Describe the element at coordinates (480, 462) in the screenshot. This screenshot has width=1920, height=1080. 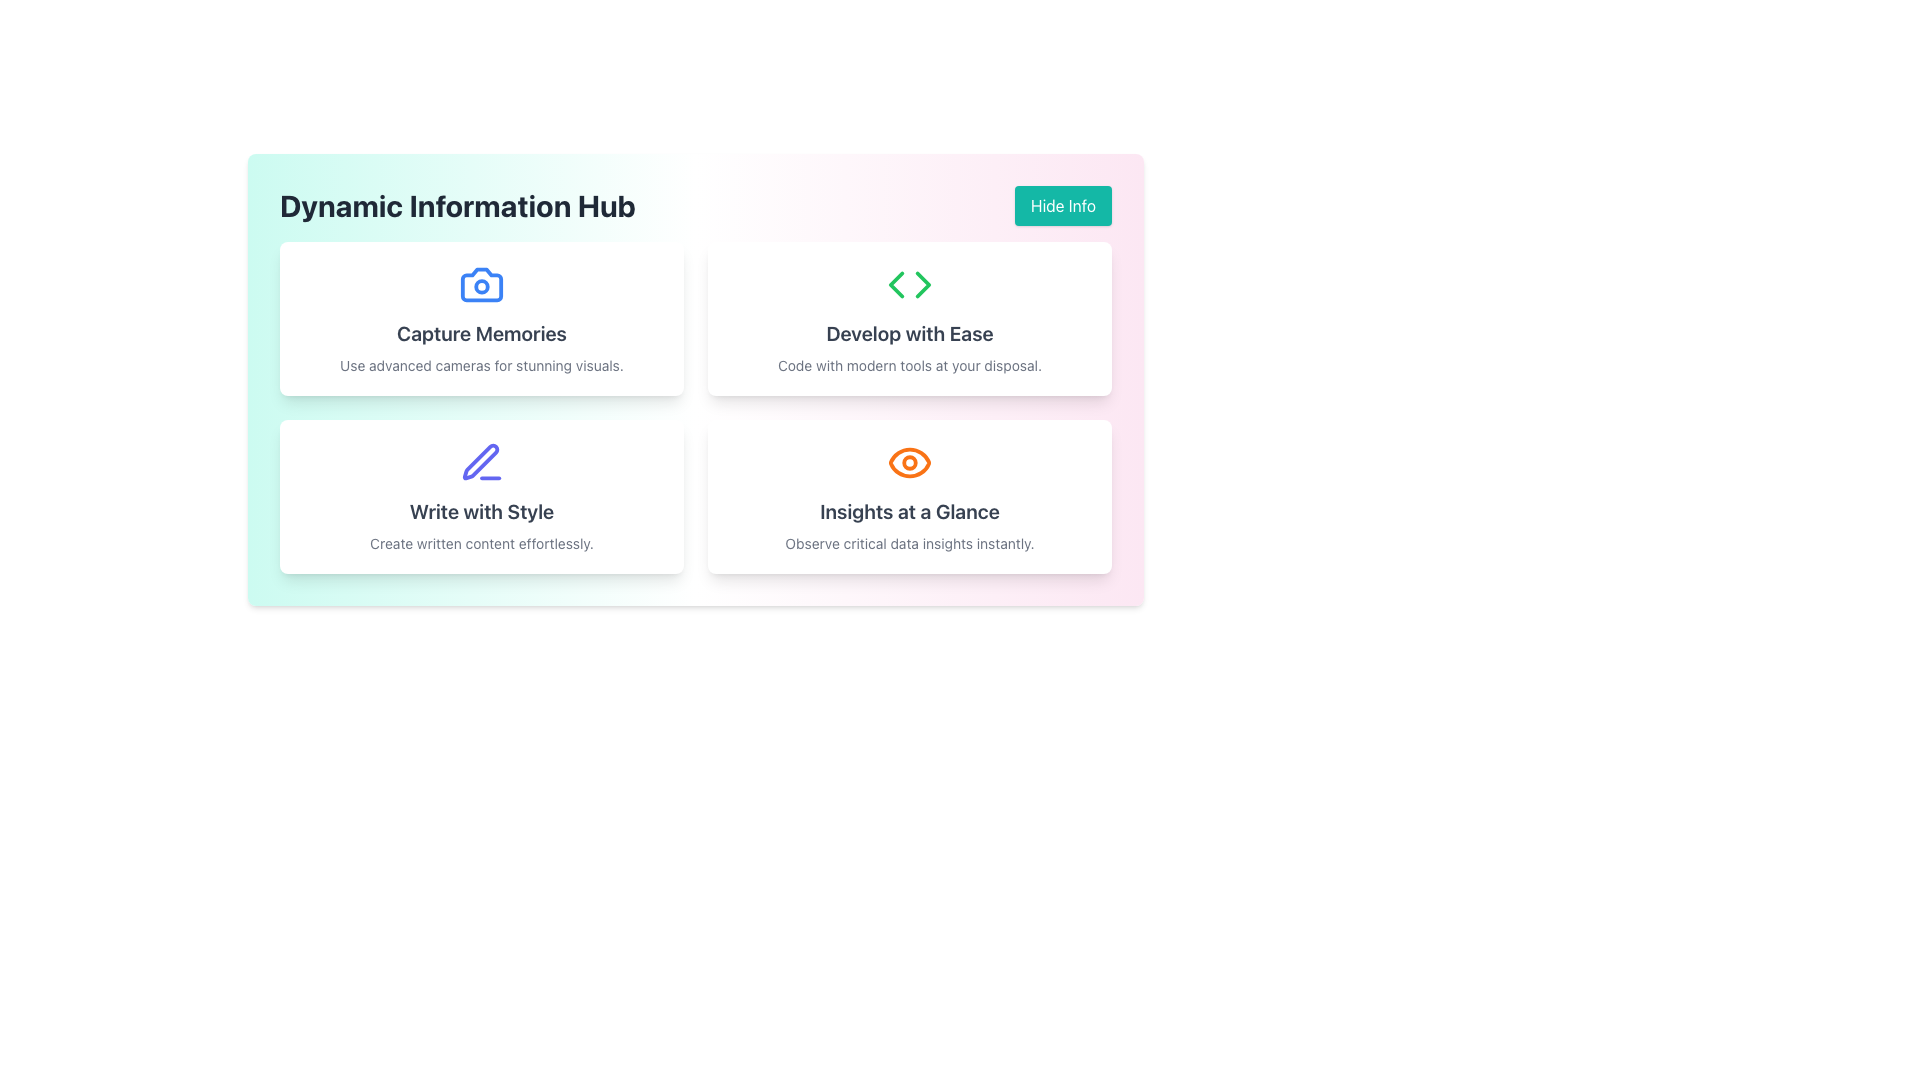
I see `the pen icon representing the 'Write with Style' feature, which is centrally located within its card layout` at that location.